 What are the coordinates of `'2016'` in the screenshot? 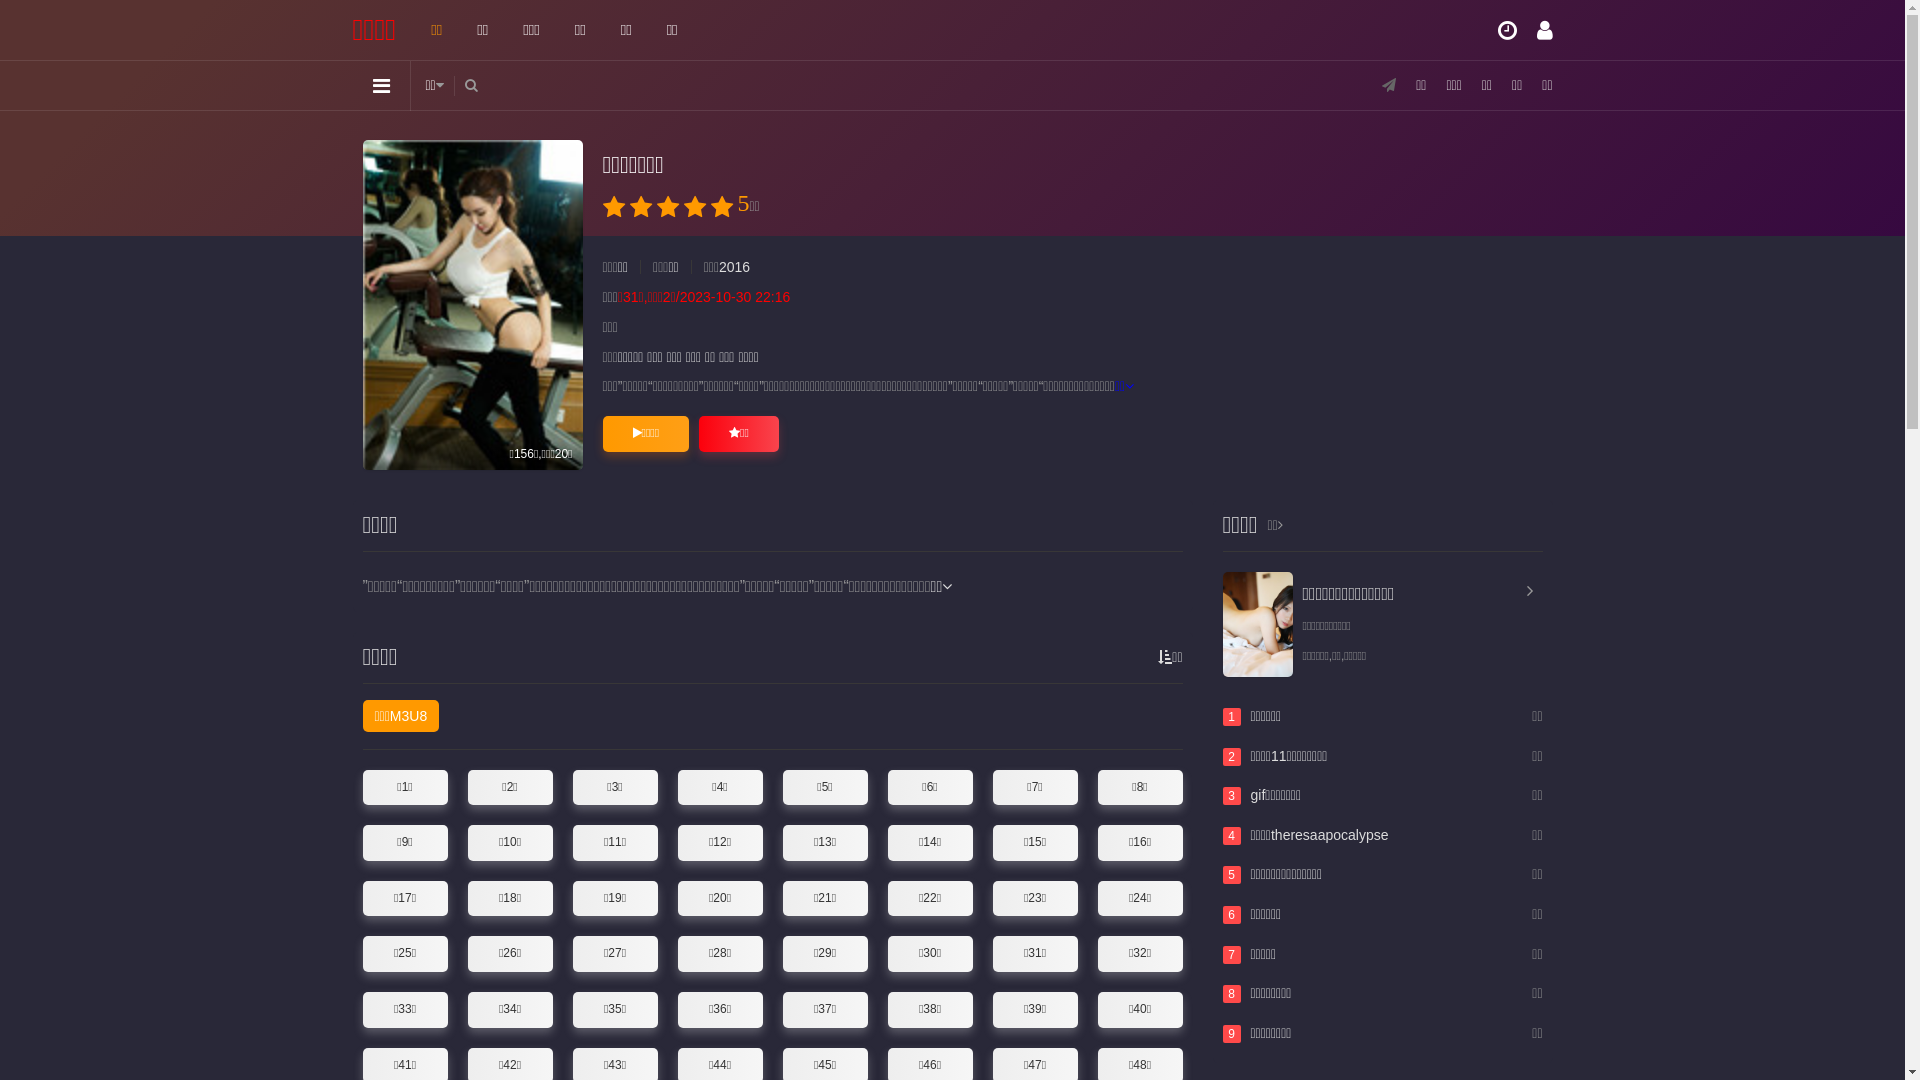 It's located at (733, 265).